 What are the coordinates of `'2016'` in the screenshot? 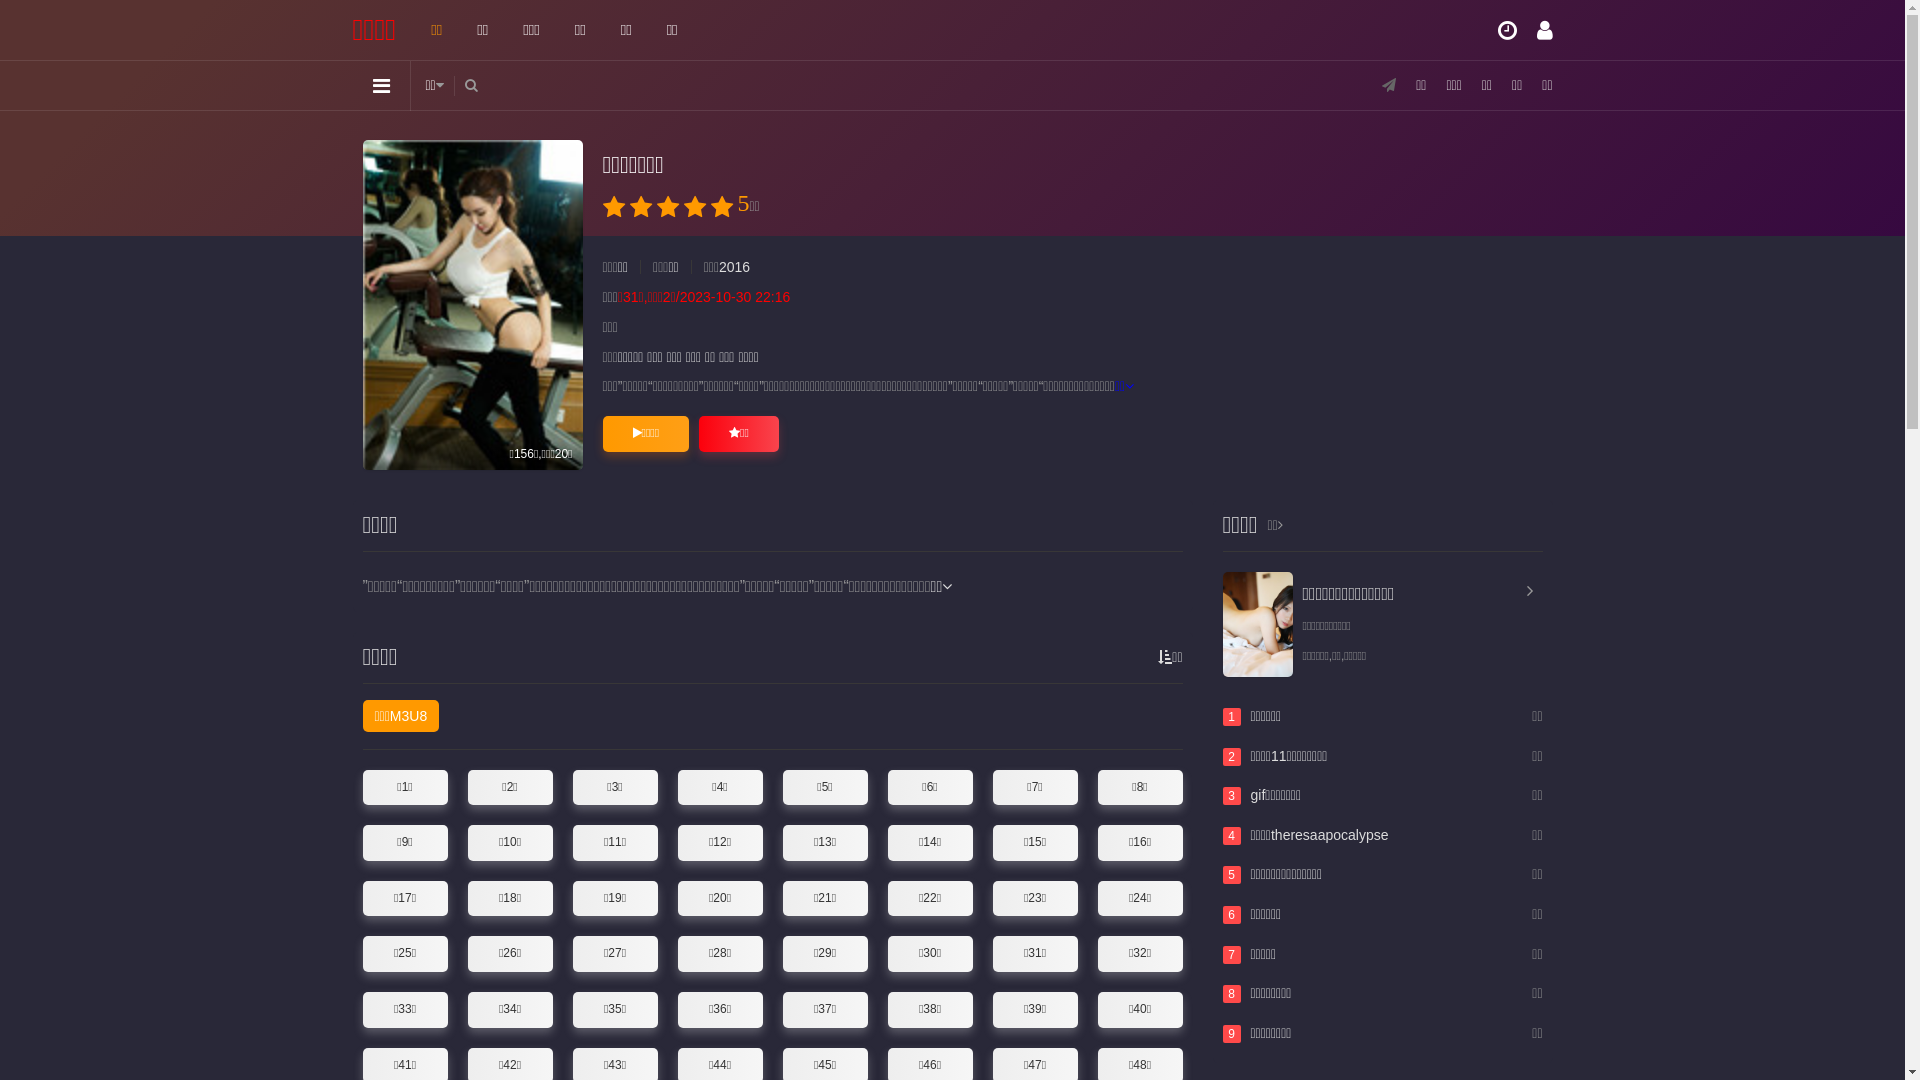 It's located at (733, 265).